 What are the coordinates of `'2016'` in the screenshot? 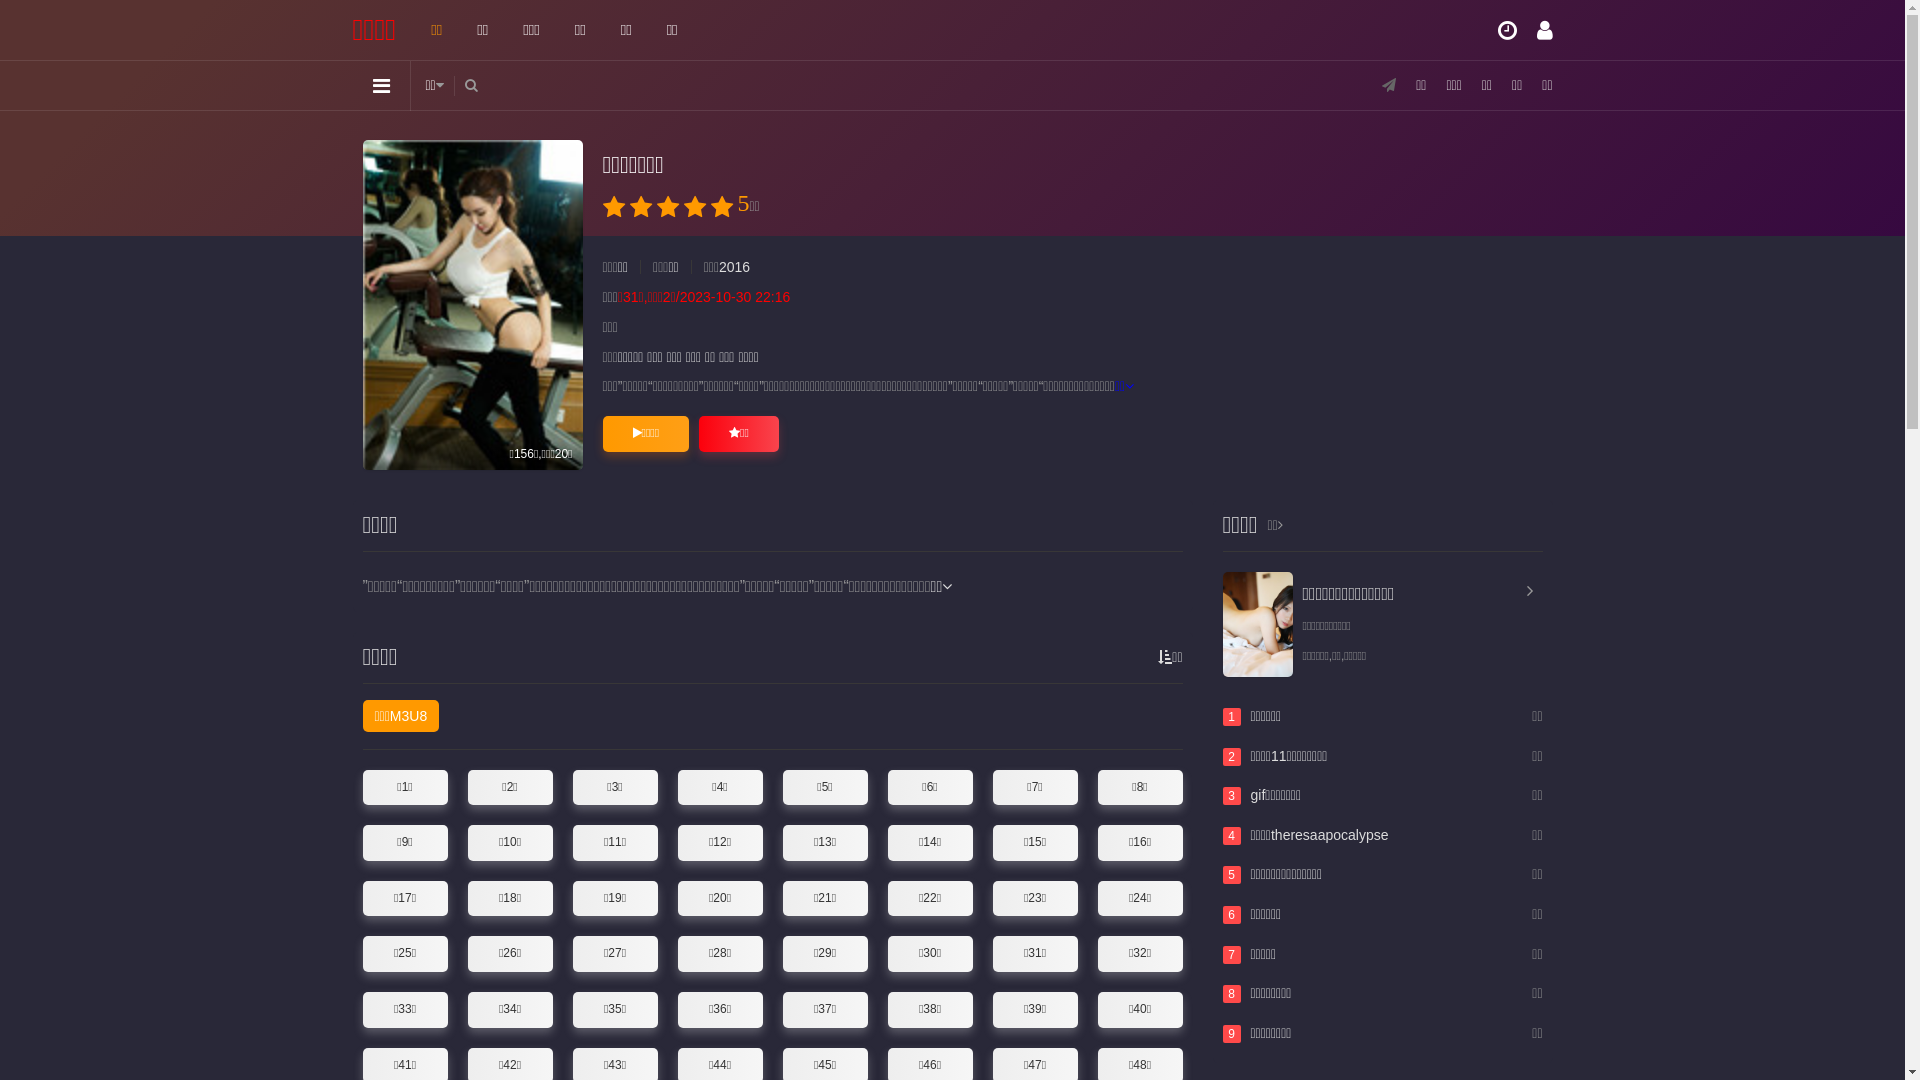 It's located at (733, 265).